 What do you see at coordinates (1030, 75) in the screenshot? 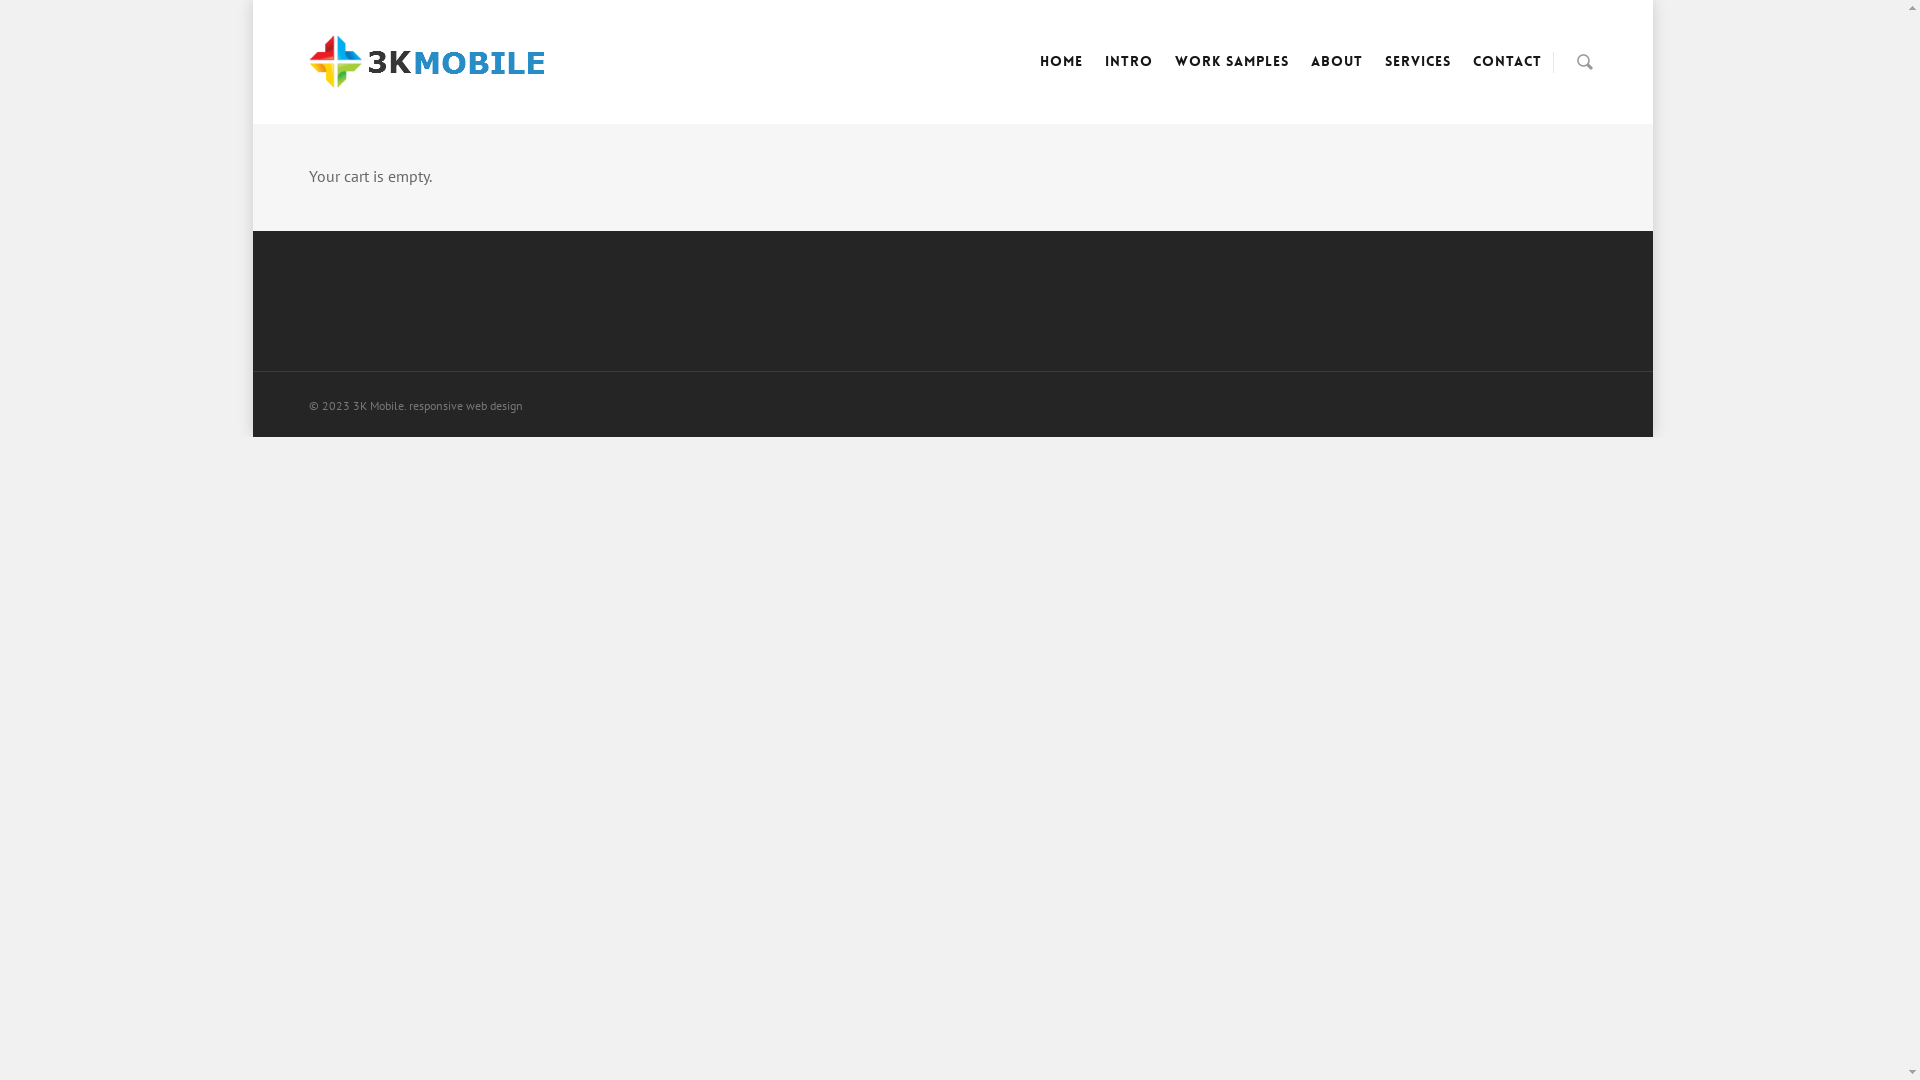
I see `'Home'` at bounding box center [1030, 75].